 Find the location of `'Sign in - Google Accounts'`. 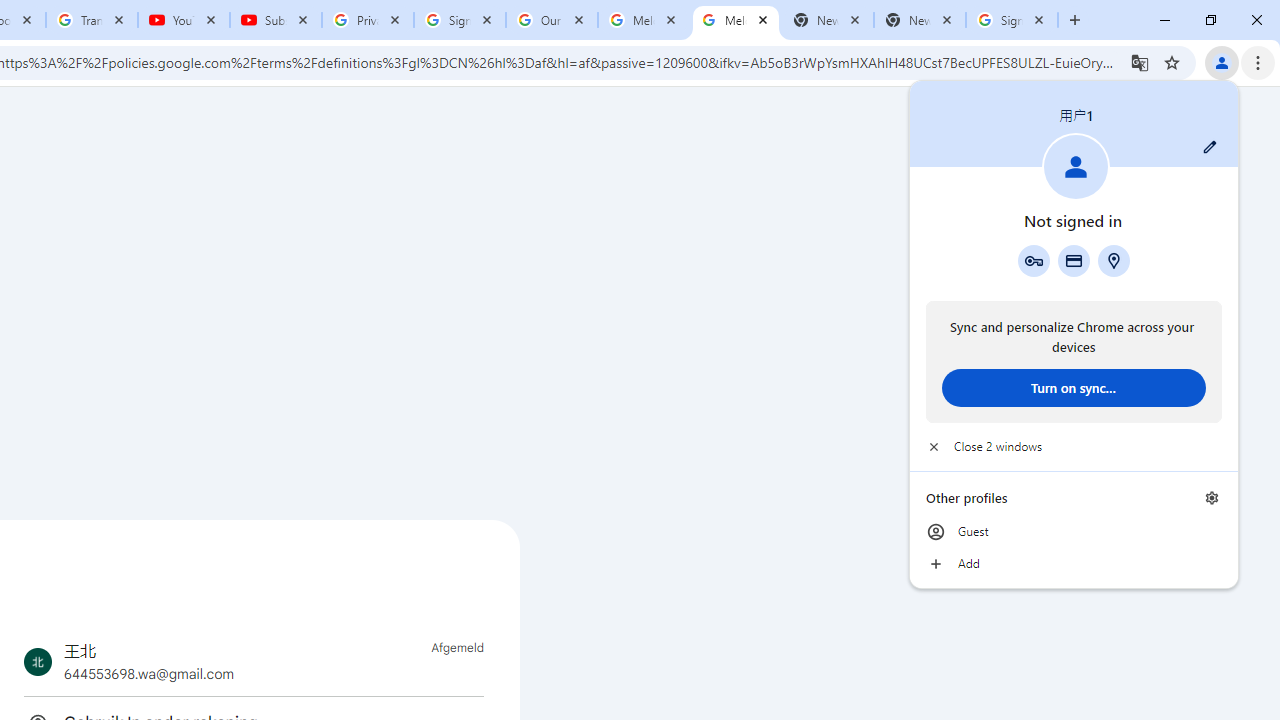

'Sign in - Google Accounts' is located at coordinates (1012, 20).